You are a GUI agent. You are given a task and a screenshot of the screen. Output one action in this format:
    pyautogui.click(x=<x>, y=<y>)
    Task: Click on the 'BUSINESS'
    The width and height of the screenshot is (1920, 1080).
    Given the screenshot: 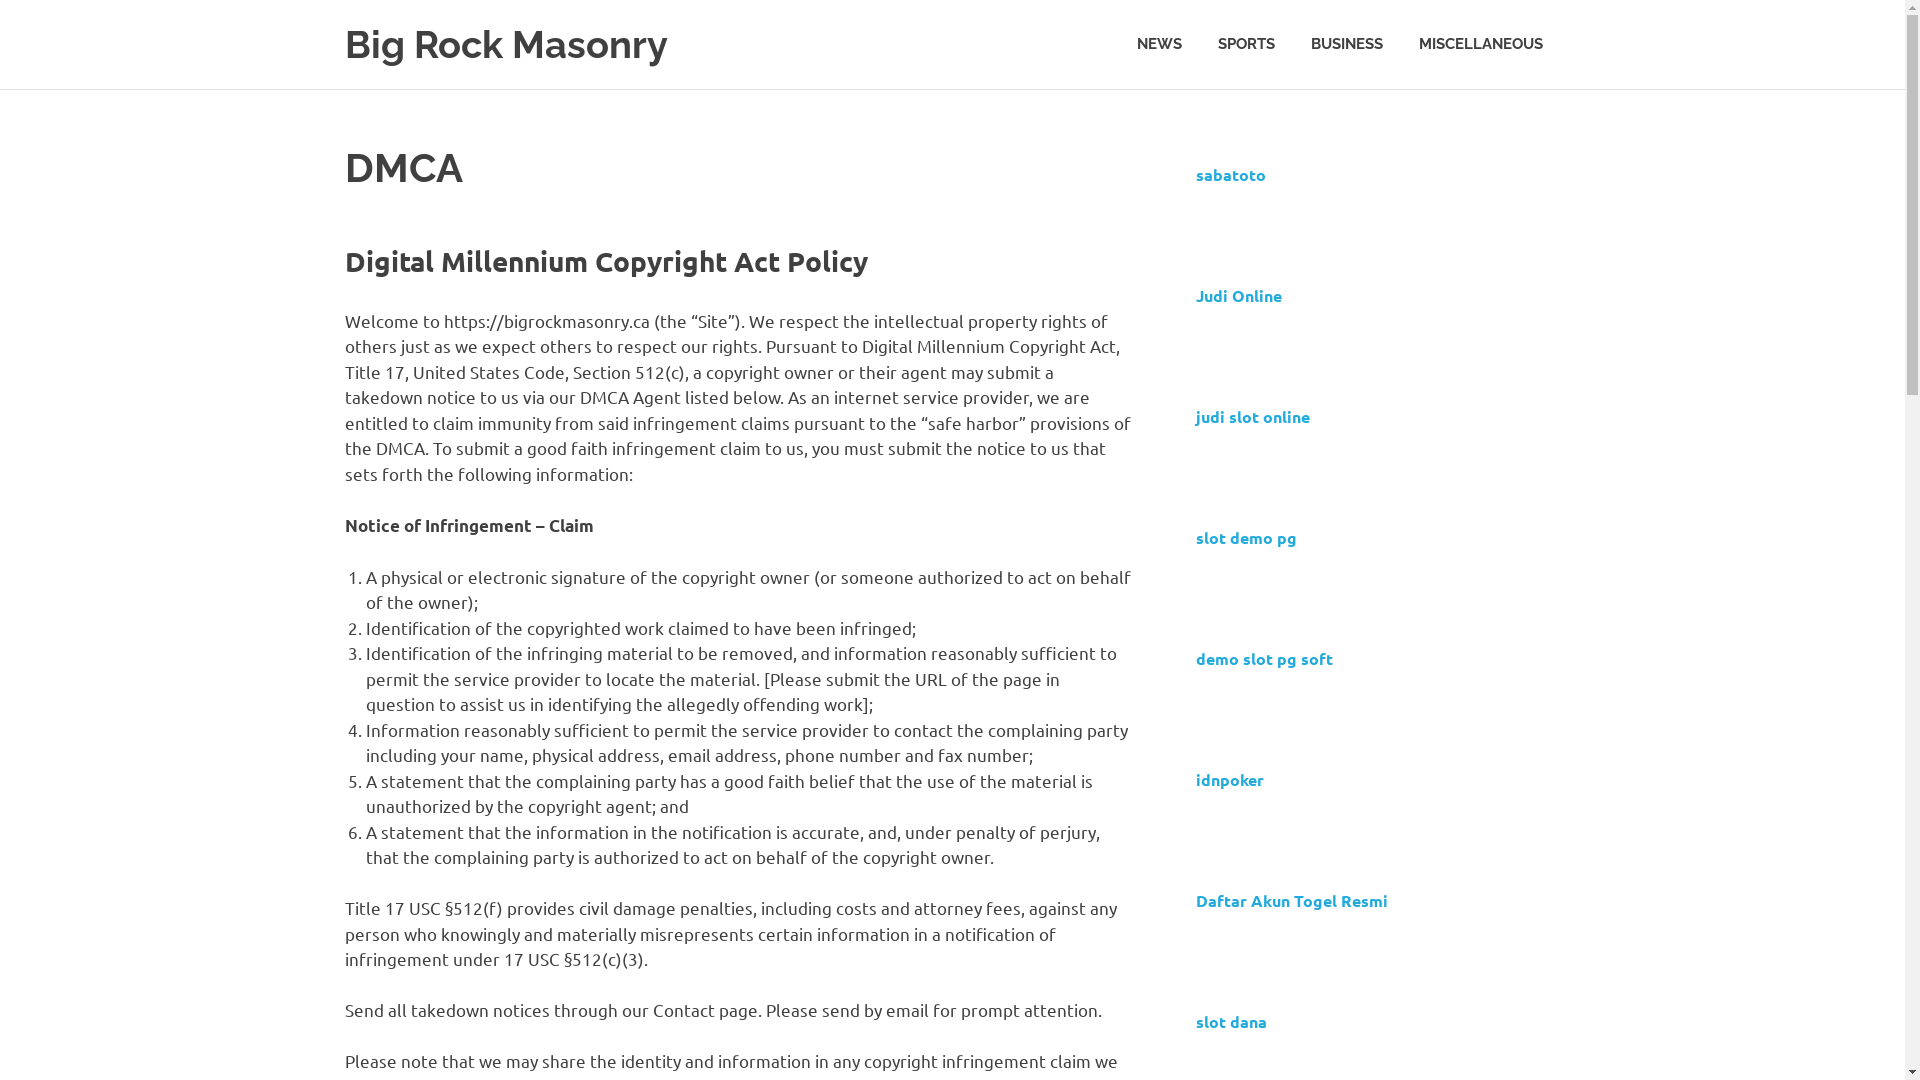 What is the action you would take?
    pyautogui.click(x=1345, y=44)
    